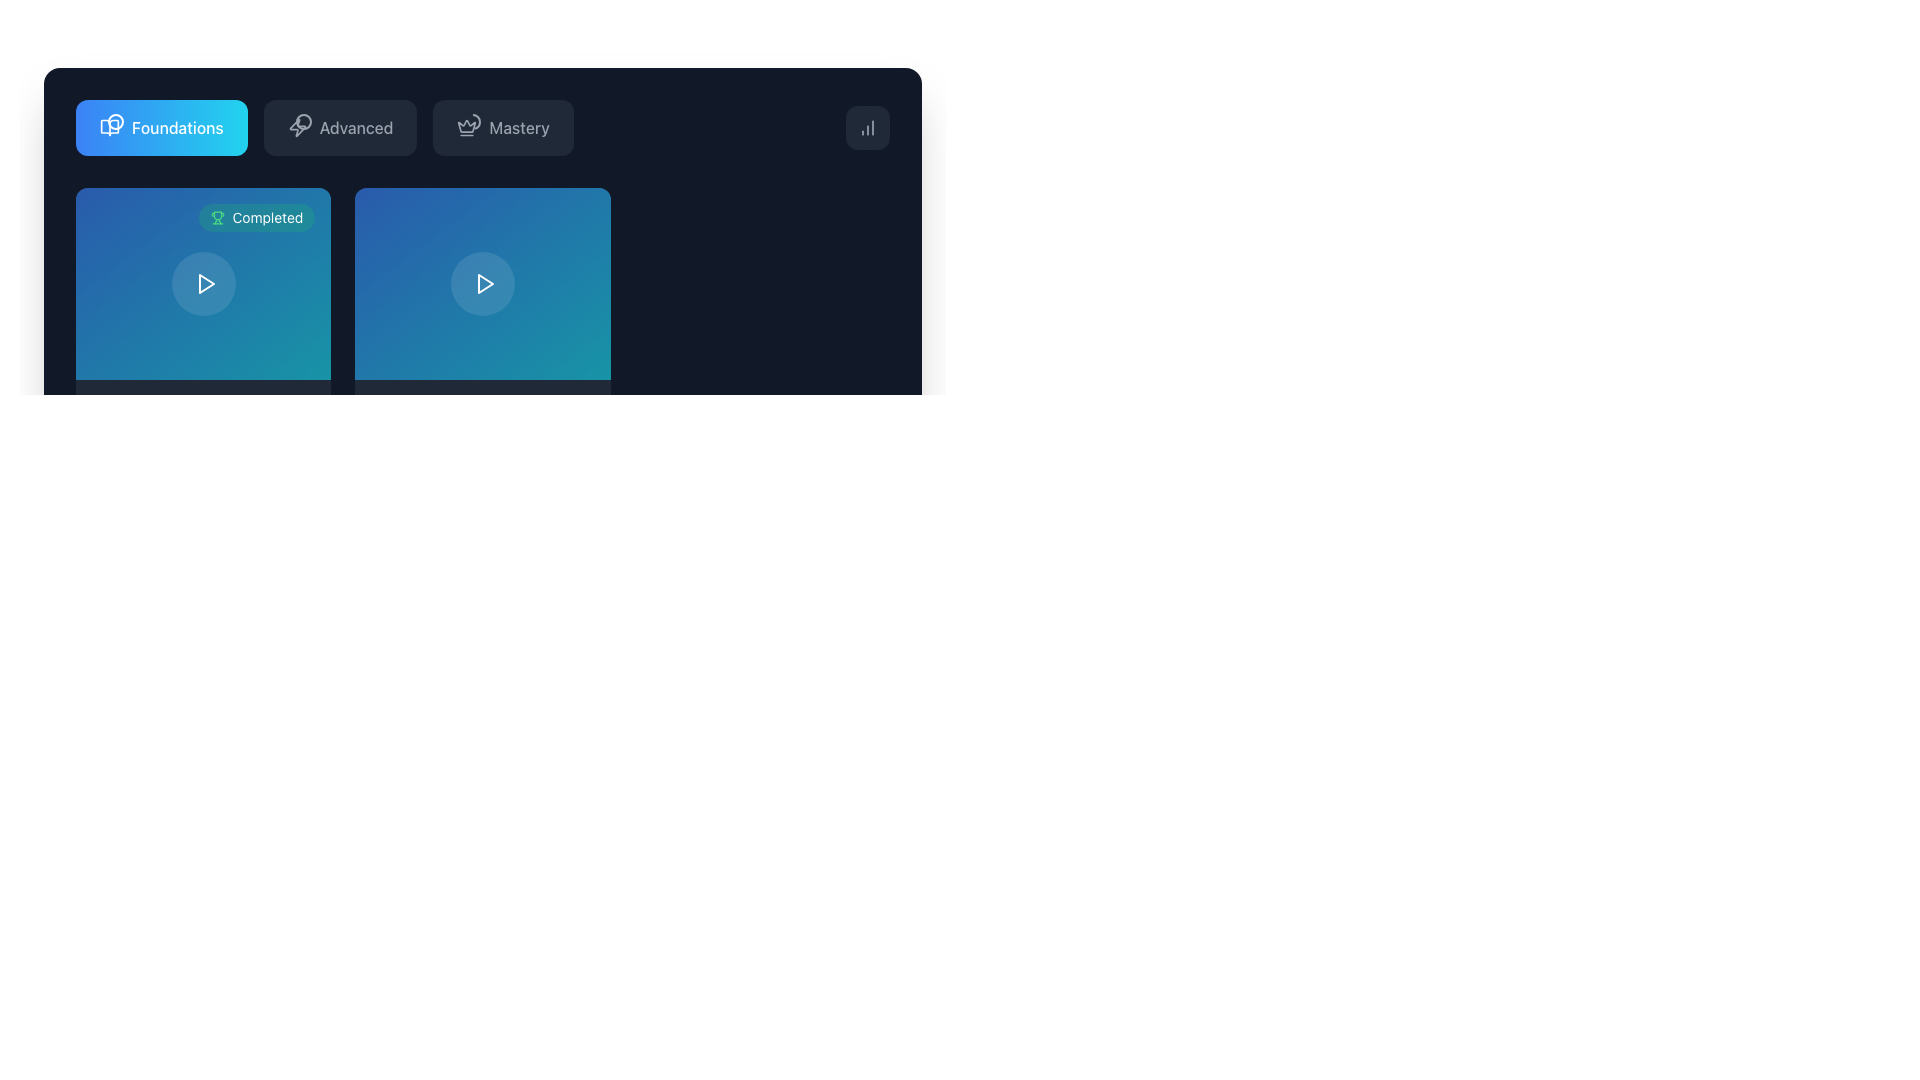  Describe the element at coordinates (302, 122) in the screenshot. I see `the circular progress indicator located at the top-right corner of the card with a green 'Completed' badge` at that location.